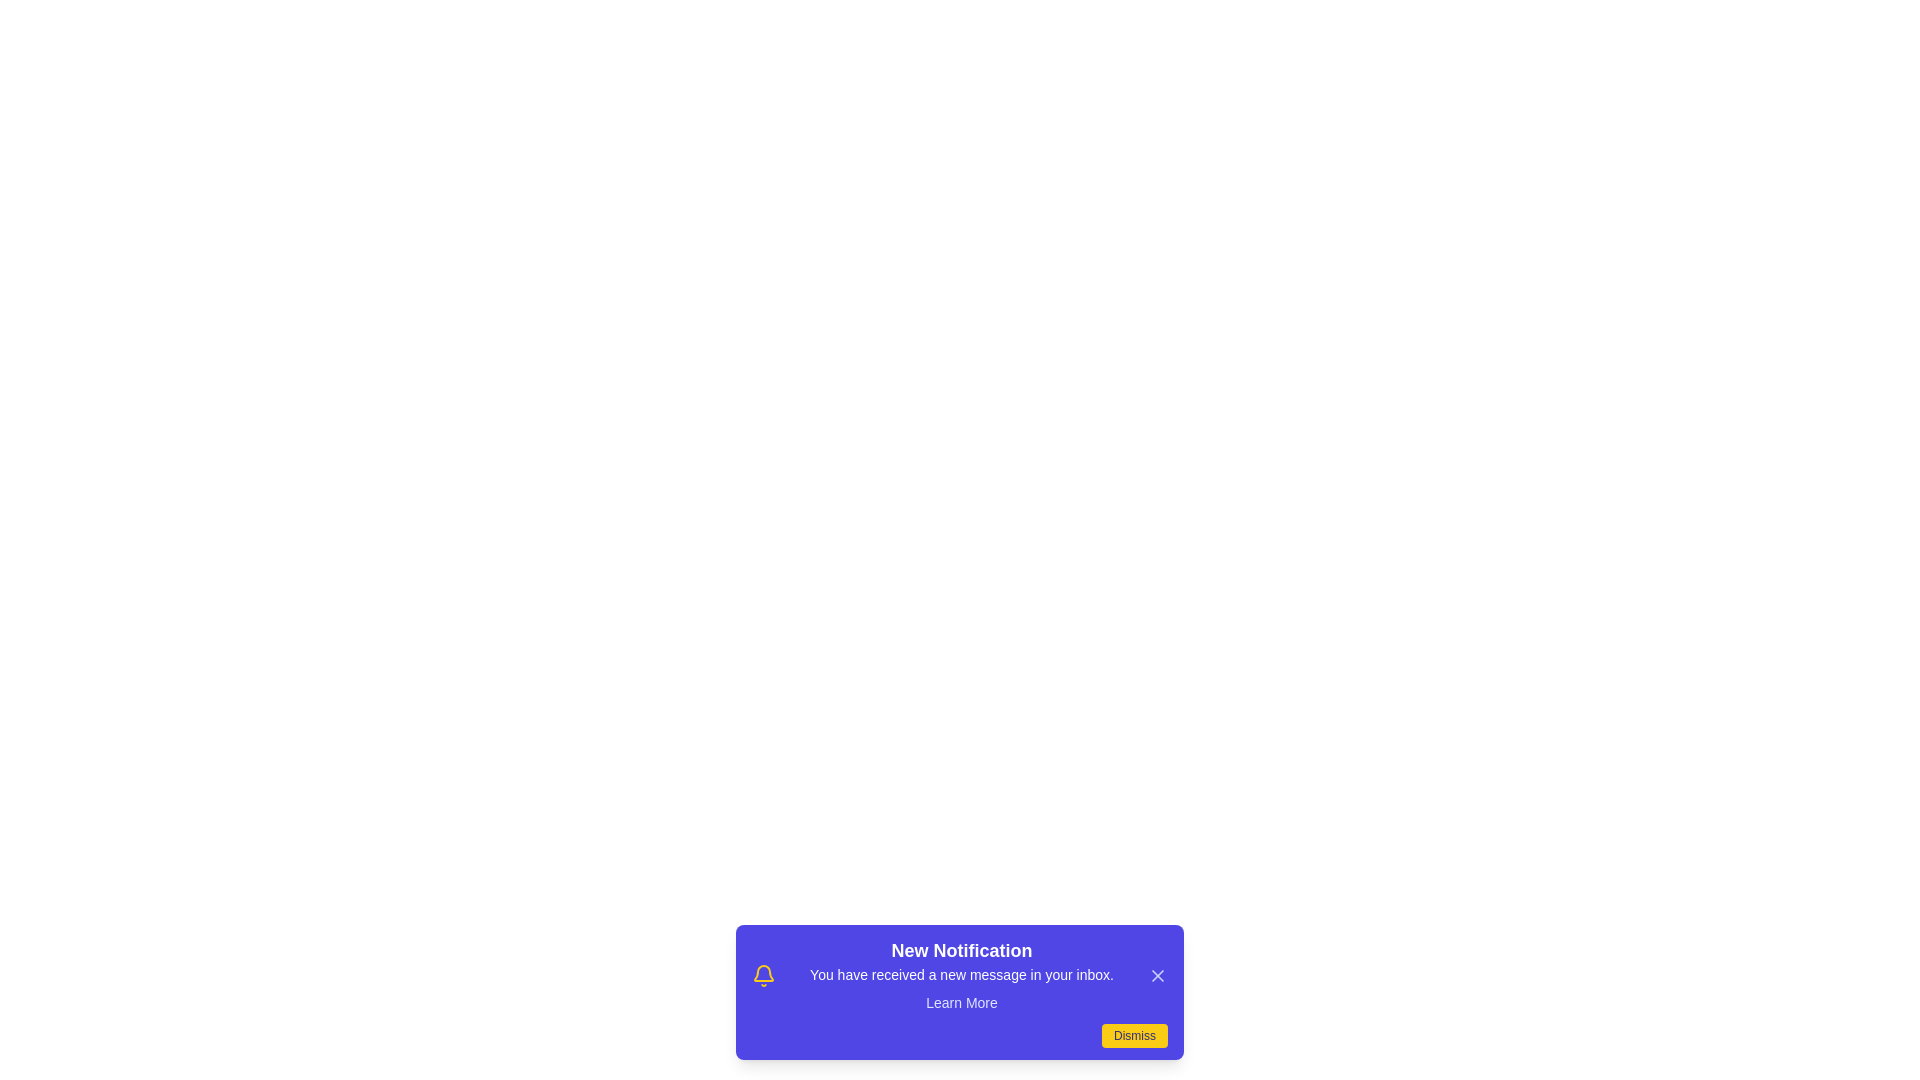 Image resolution: width=1920 pixels, height=1080 pixels. Describe the element at coordinates (1134, 1035) in the screenshot. I see `the 'Dismiss' button to hide the notification` at that location.